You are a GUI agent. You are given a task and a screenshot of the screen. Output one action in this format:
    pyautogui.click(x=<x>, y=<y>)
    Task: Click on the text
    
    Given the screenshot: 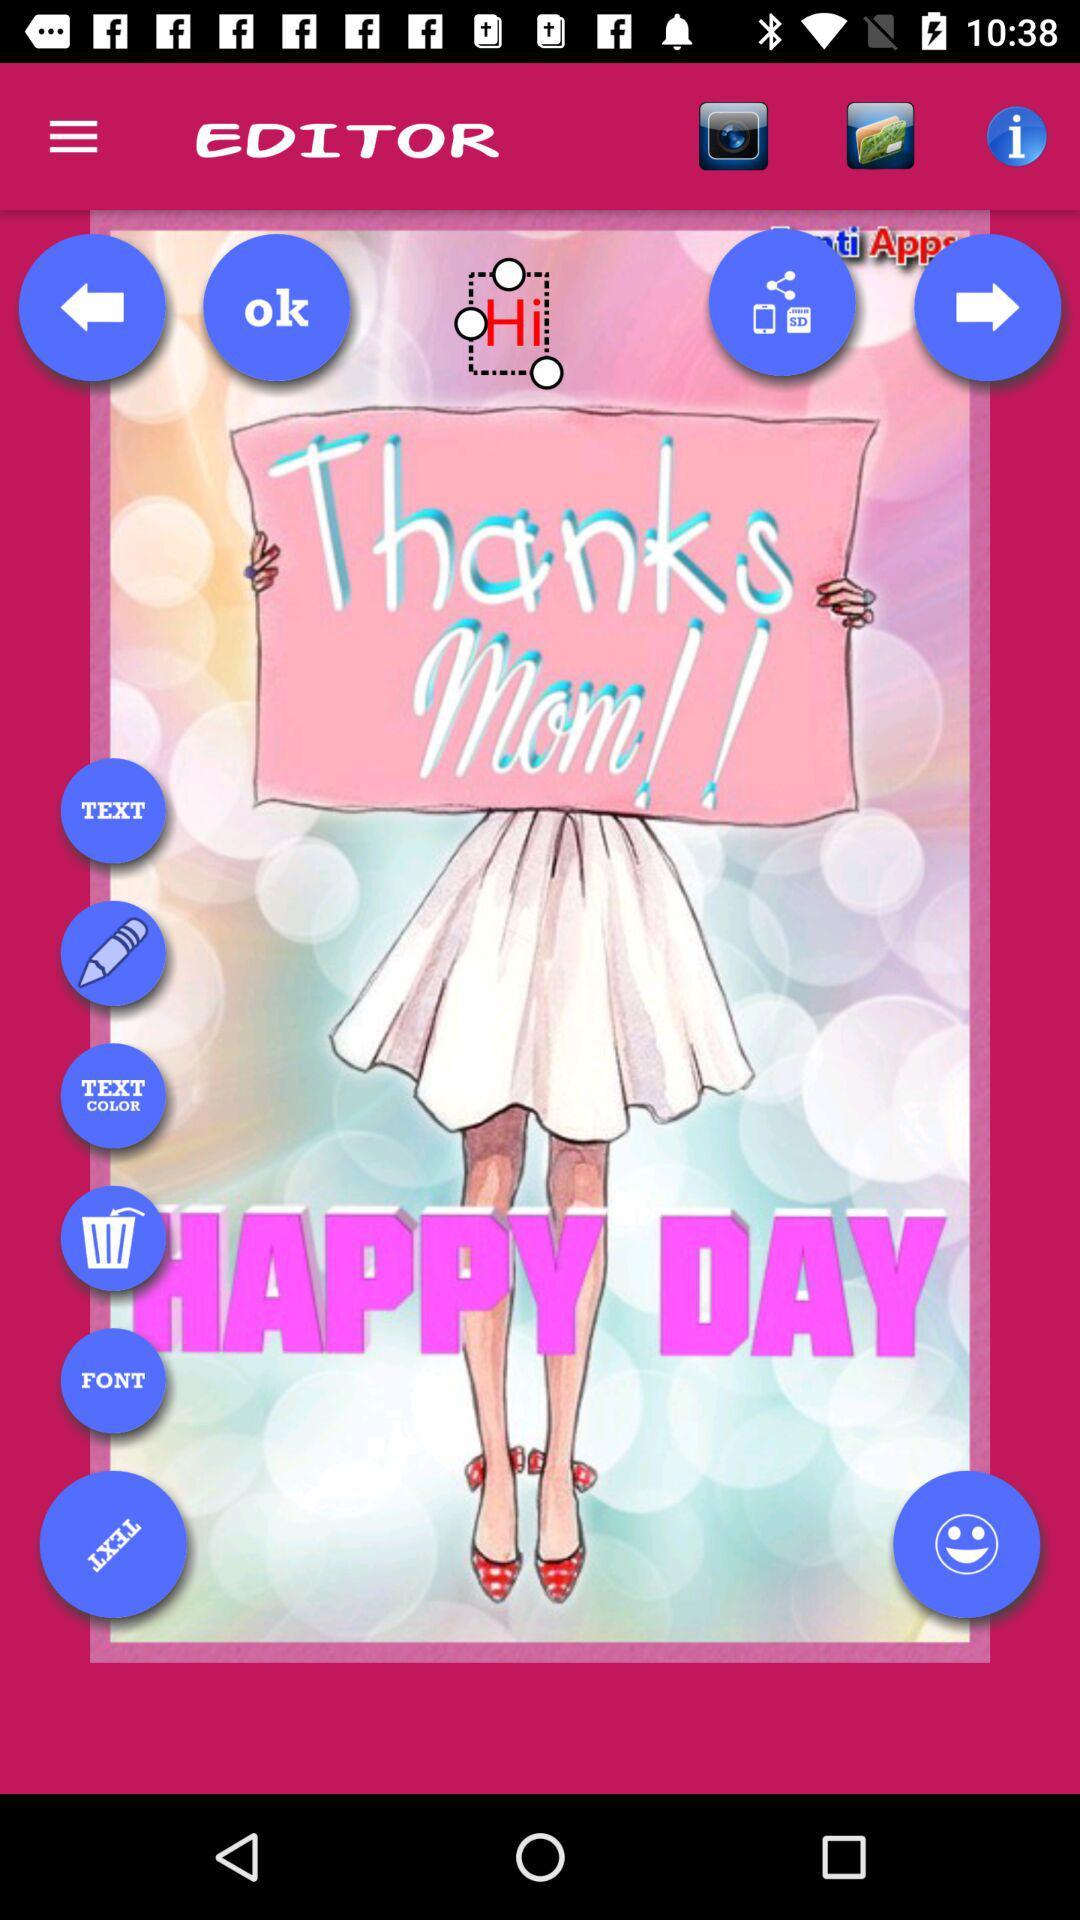 What is the action you would take?
    pyautogui.click(x=113, y=810)
    